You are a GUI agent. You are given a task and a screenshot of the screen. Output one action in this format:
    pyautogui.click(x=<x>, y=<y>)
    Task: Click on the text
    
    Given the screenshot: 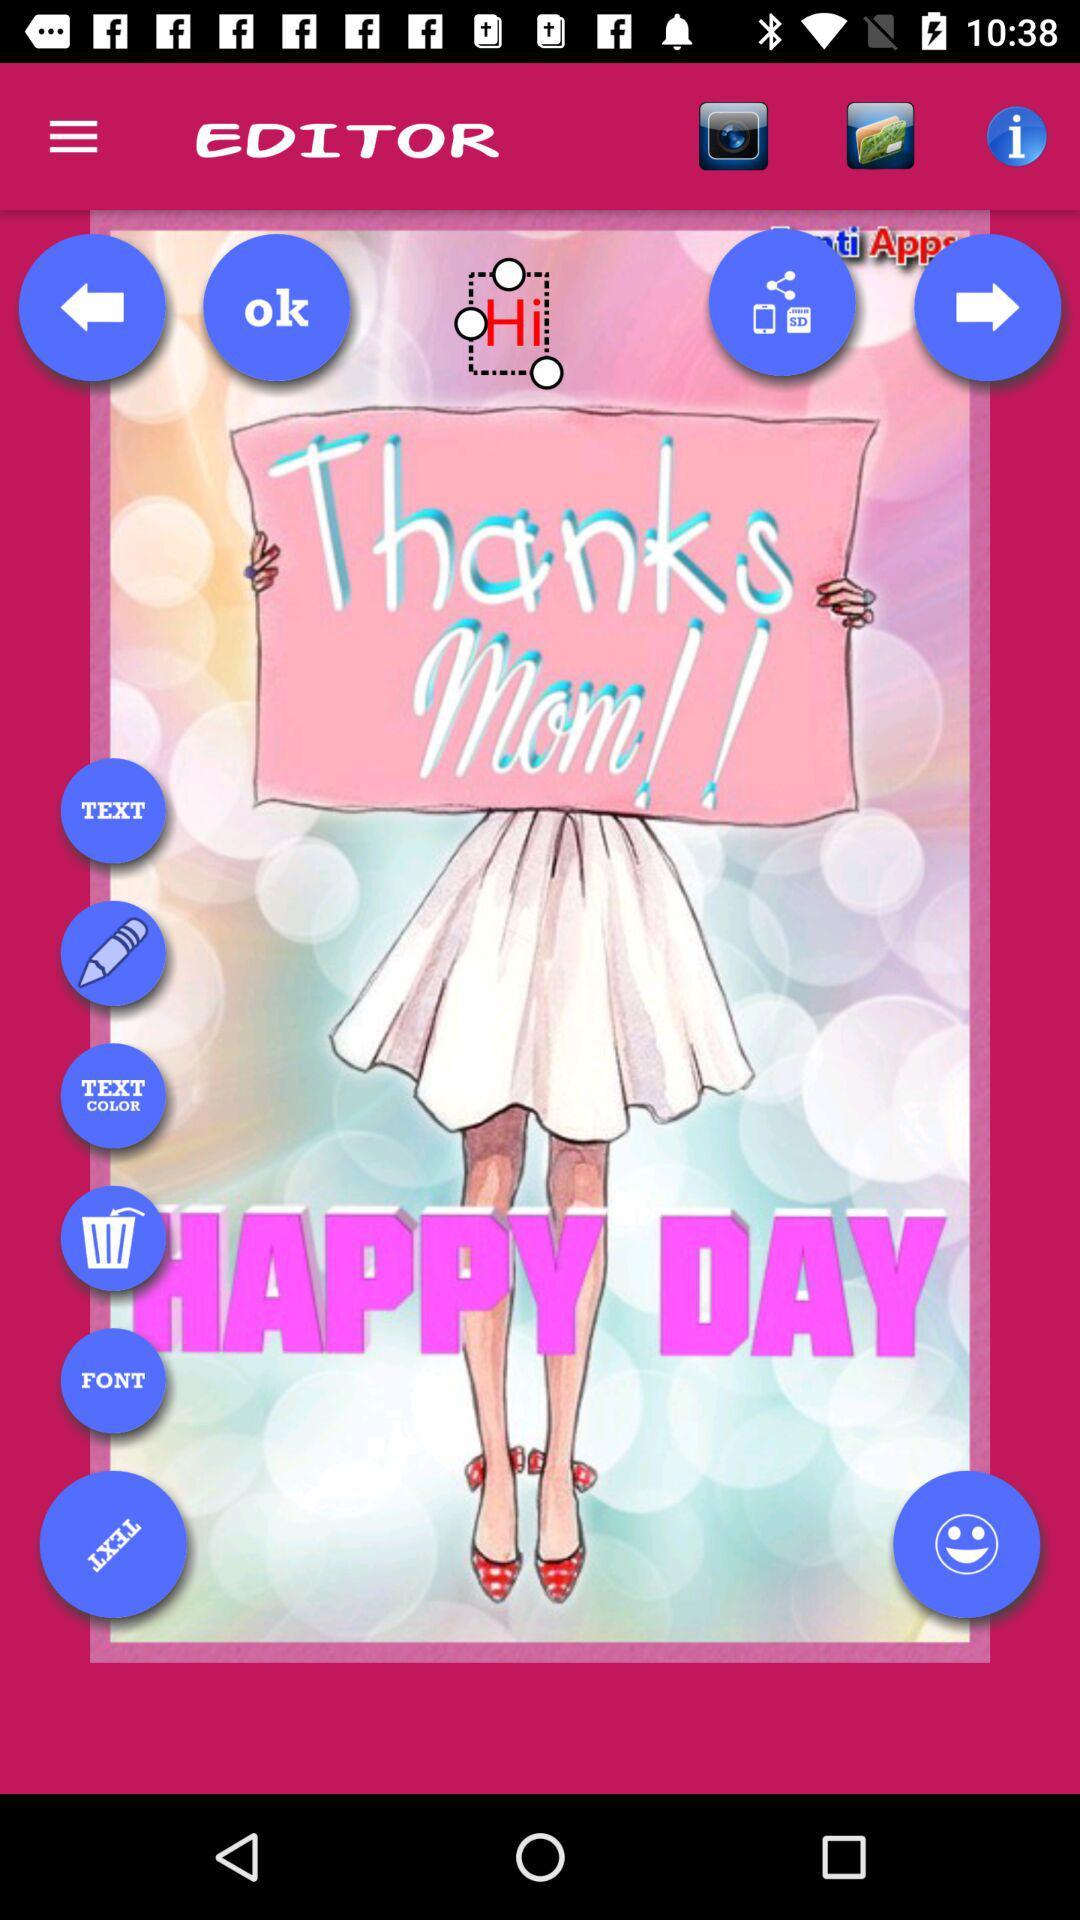 What is the action you would take?
    pyautogui.click(x=113, y=810)
    